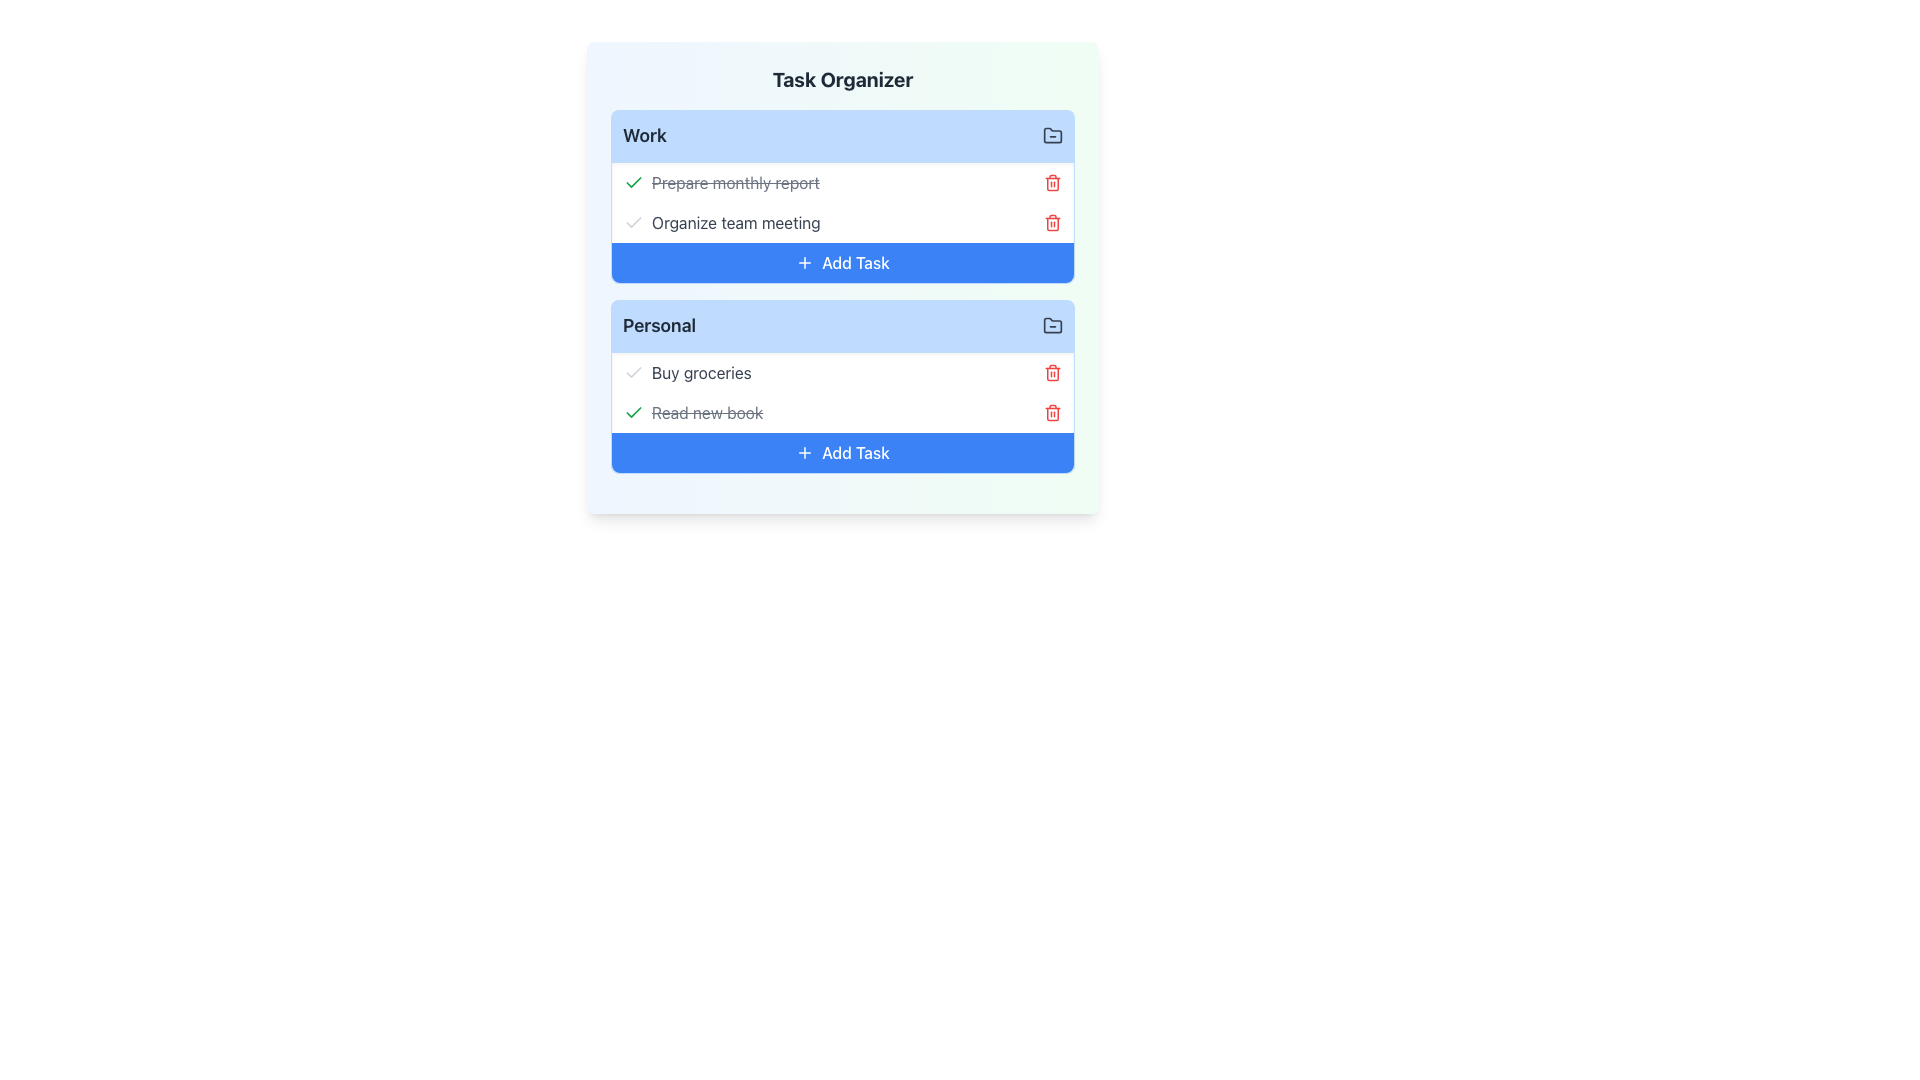 This screenshot has height=1080, width=1920. Describe the element at coordinates (1051, 323) in the screenshot. I see `the folder icon located in the top-right corner of the 'Personal' card, adjacent to its title` at that location.